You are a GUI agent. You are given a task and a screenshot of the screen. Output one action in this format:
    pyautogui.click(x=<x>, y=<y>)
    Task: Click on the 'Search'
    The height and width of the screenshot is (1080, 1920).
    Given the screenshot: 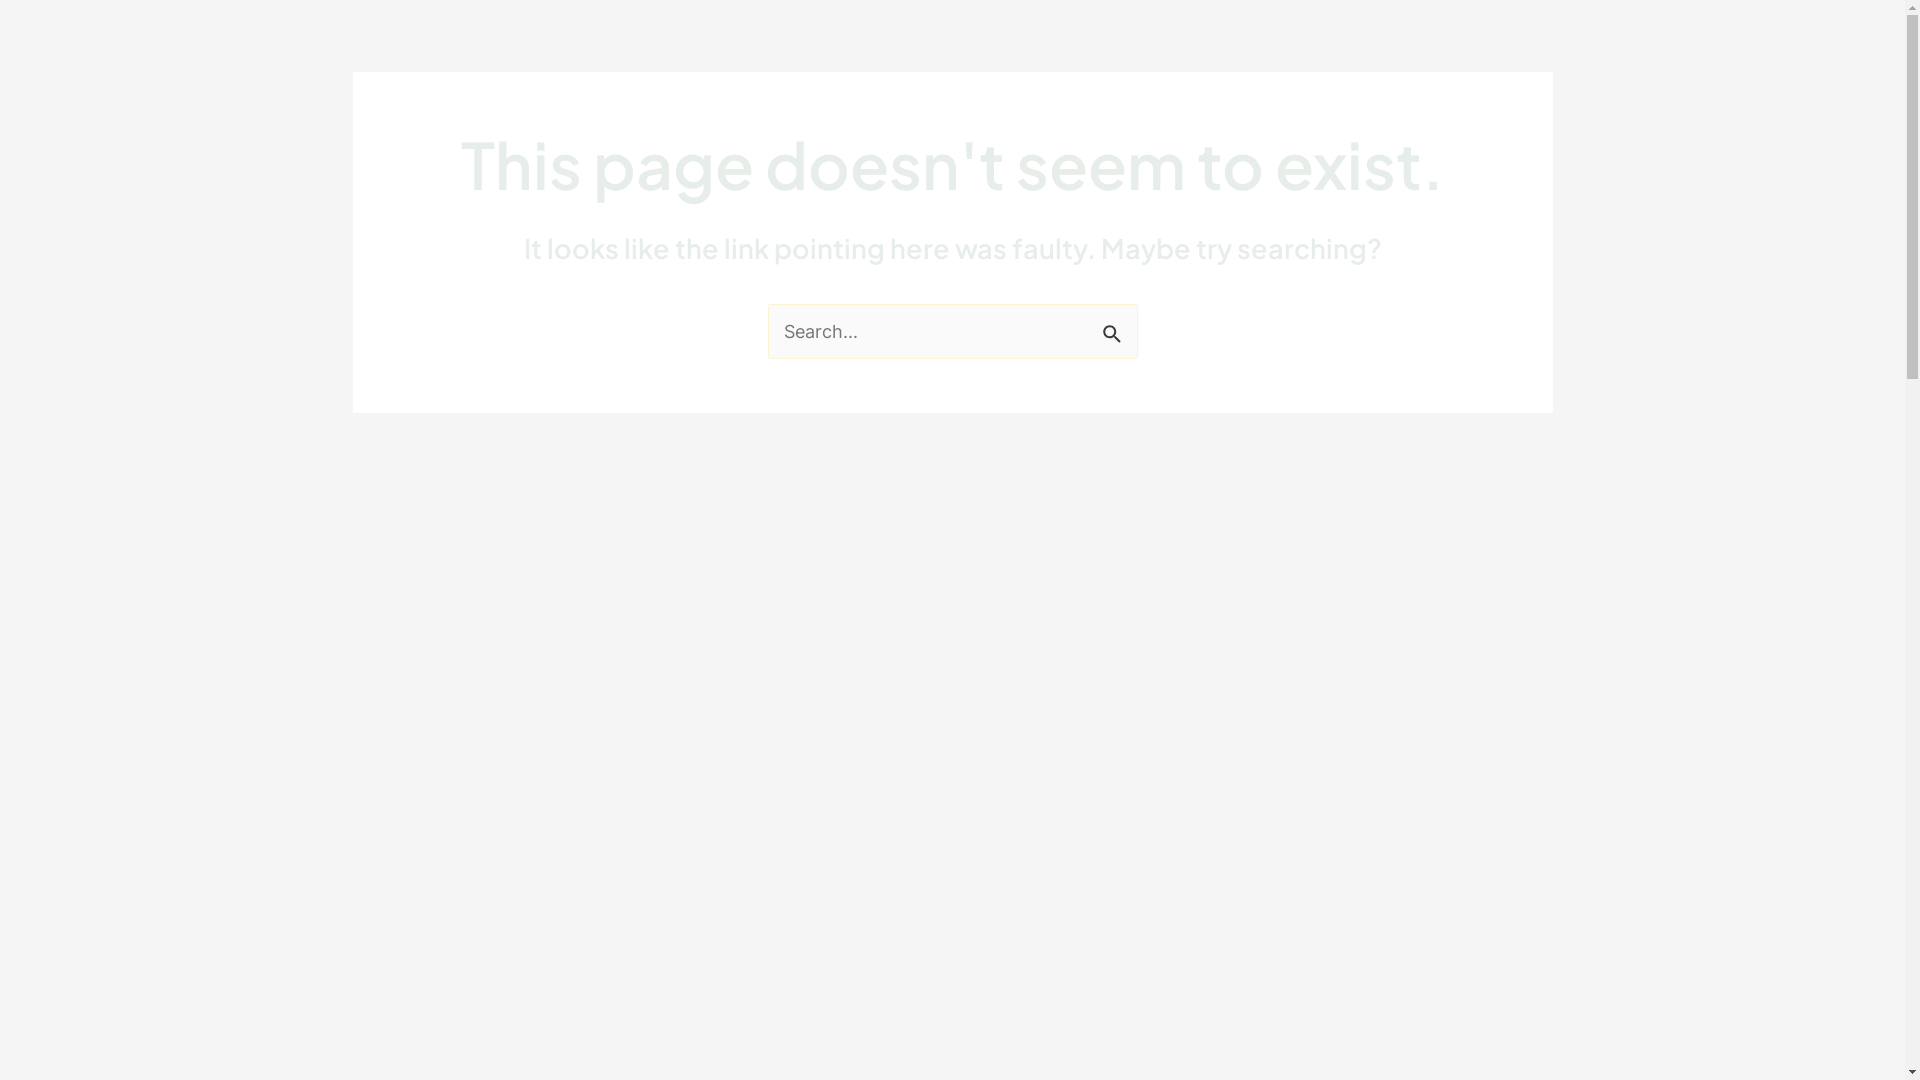 What is the action you would take?
    pyautogui.click(x=1113, y=326)
    